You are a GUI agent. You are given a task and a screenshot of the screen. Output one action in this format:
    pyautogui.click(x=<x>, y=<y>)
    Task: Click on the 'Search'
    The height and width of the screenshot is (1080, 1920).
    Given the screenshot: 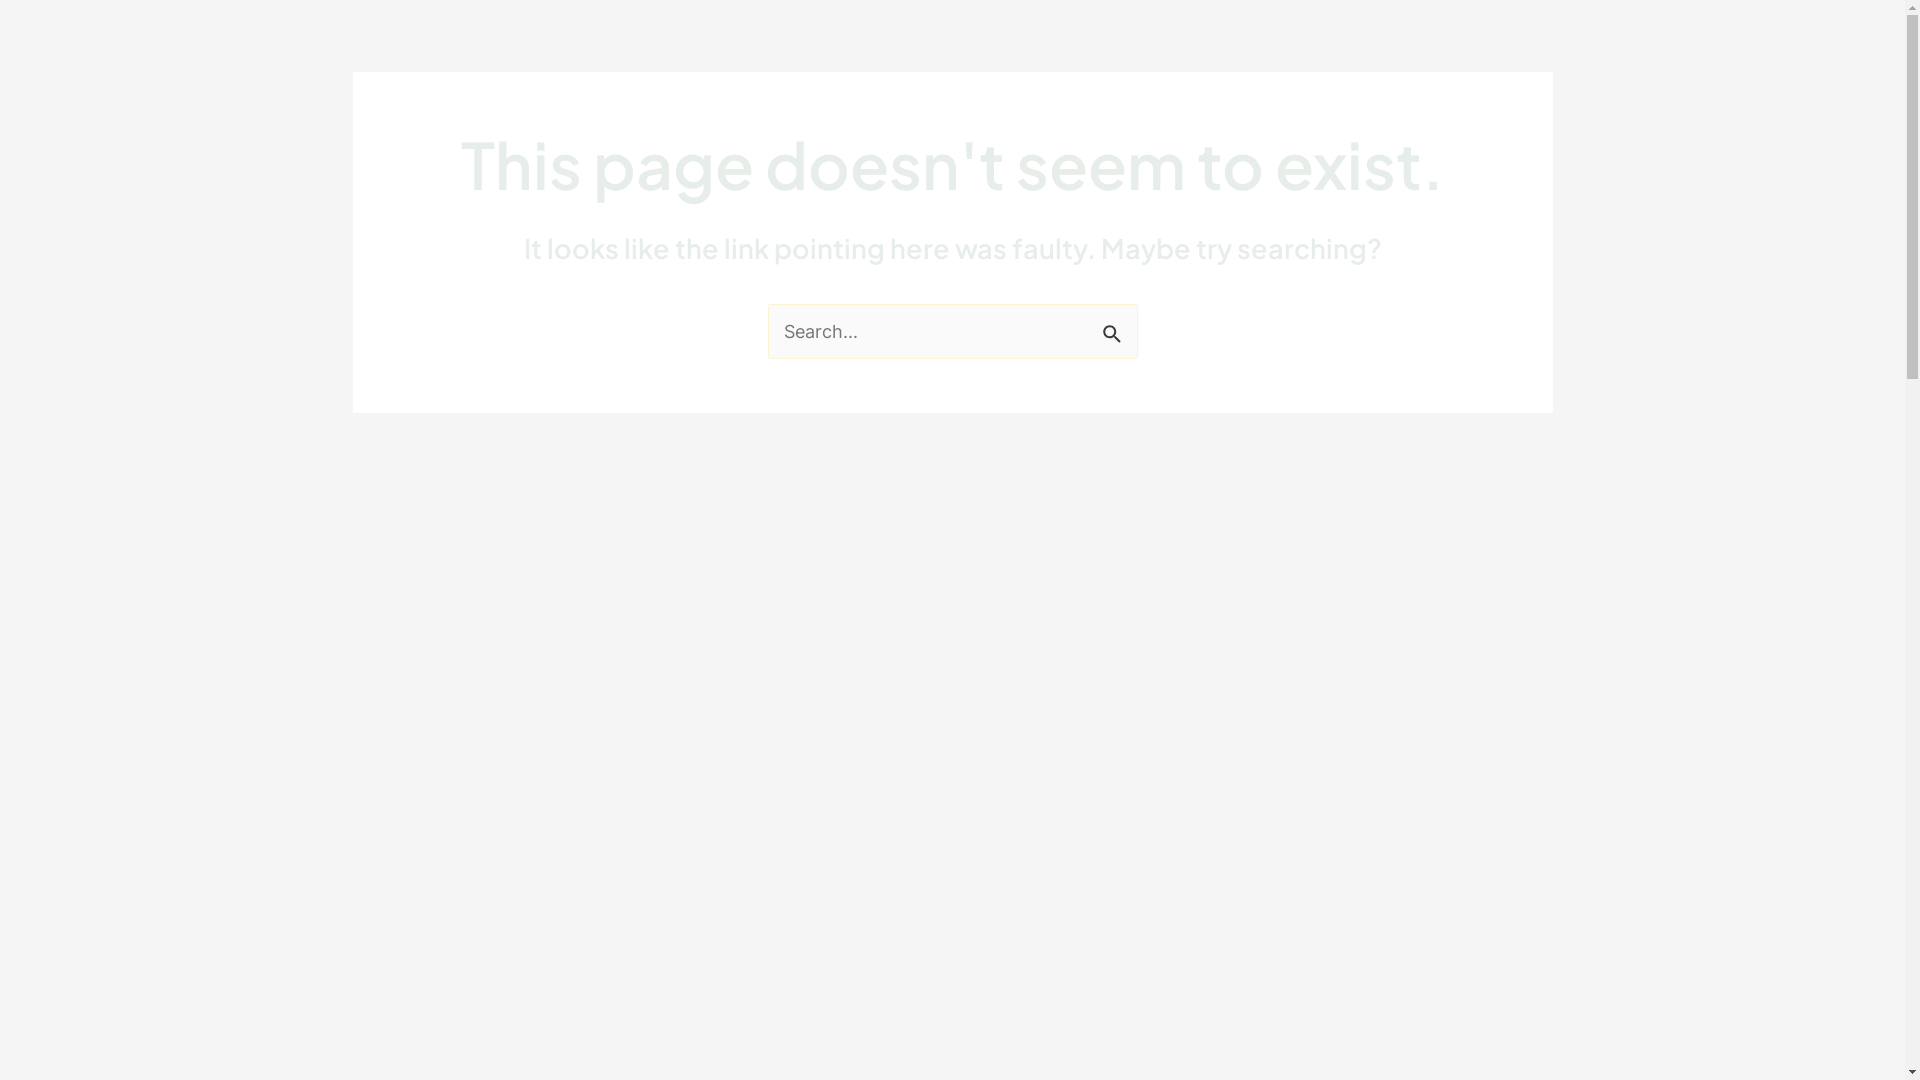 What is the action you would take?
    pyautogui.click(x=1113, y=326)
    